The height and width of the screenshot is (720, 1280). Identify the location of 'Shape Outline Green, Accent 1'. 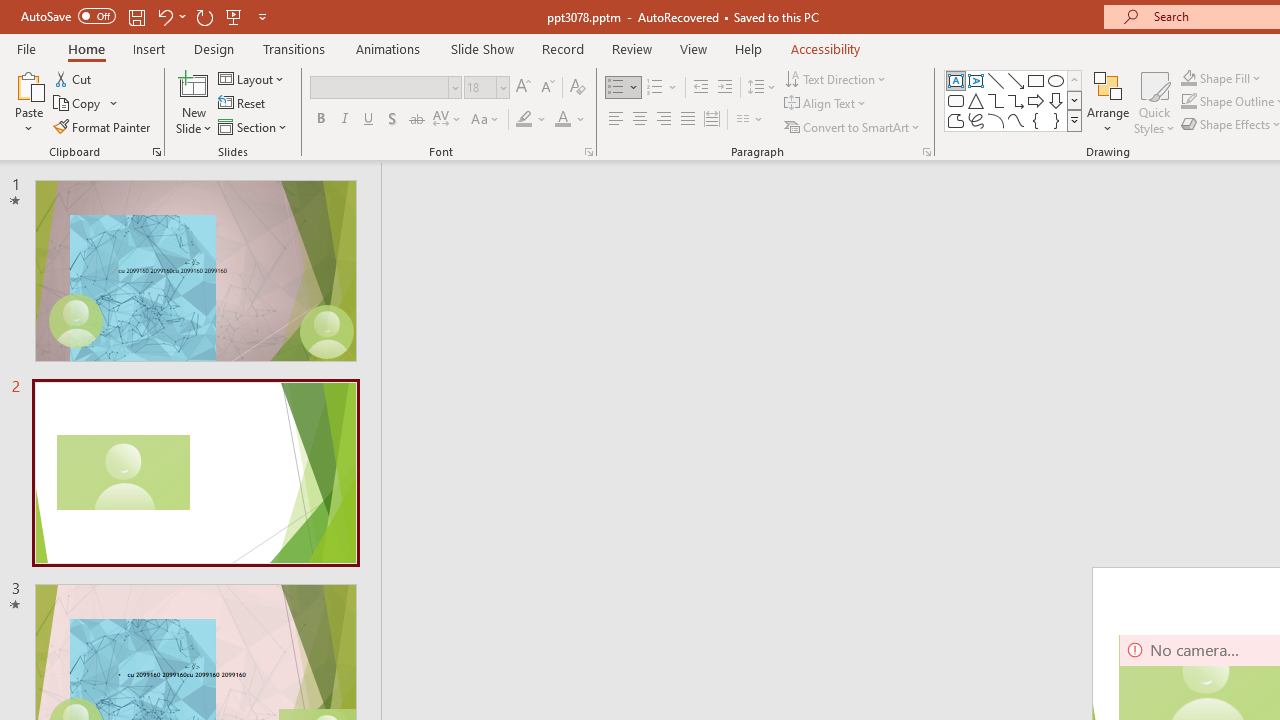
(1189, 101).